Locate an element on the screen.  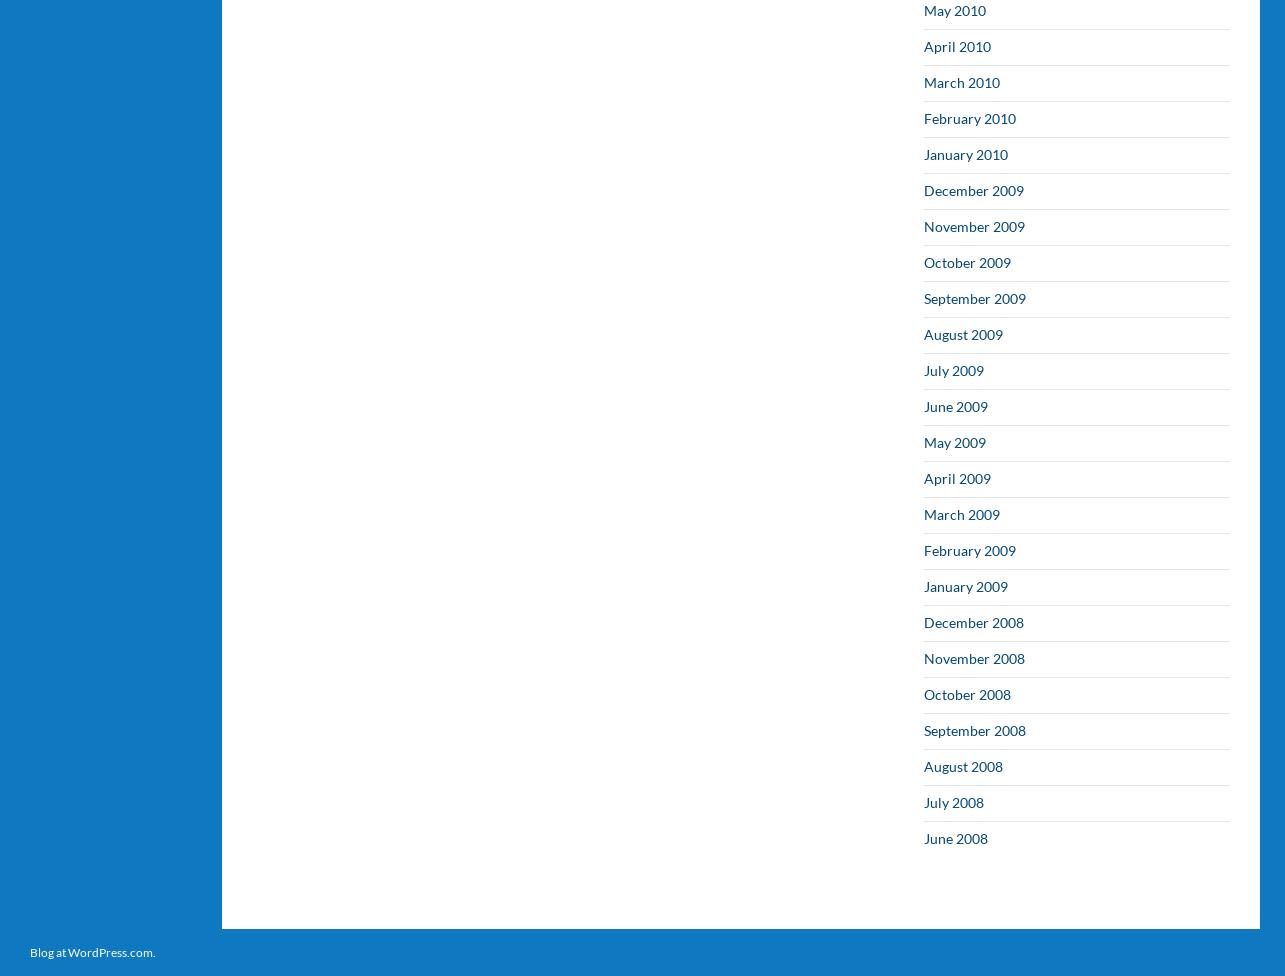
'May 2010' is located at coordinates (955, 10).